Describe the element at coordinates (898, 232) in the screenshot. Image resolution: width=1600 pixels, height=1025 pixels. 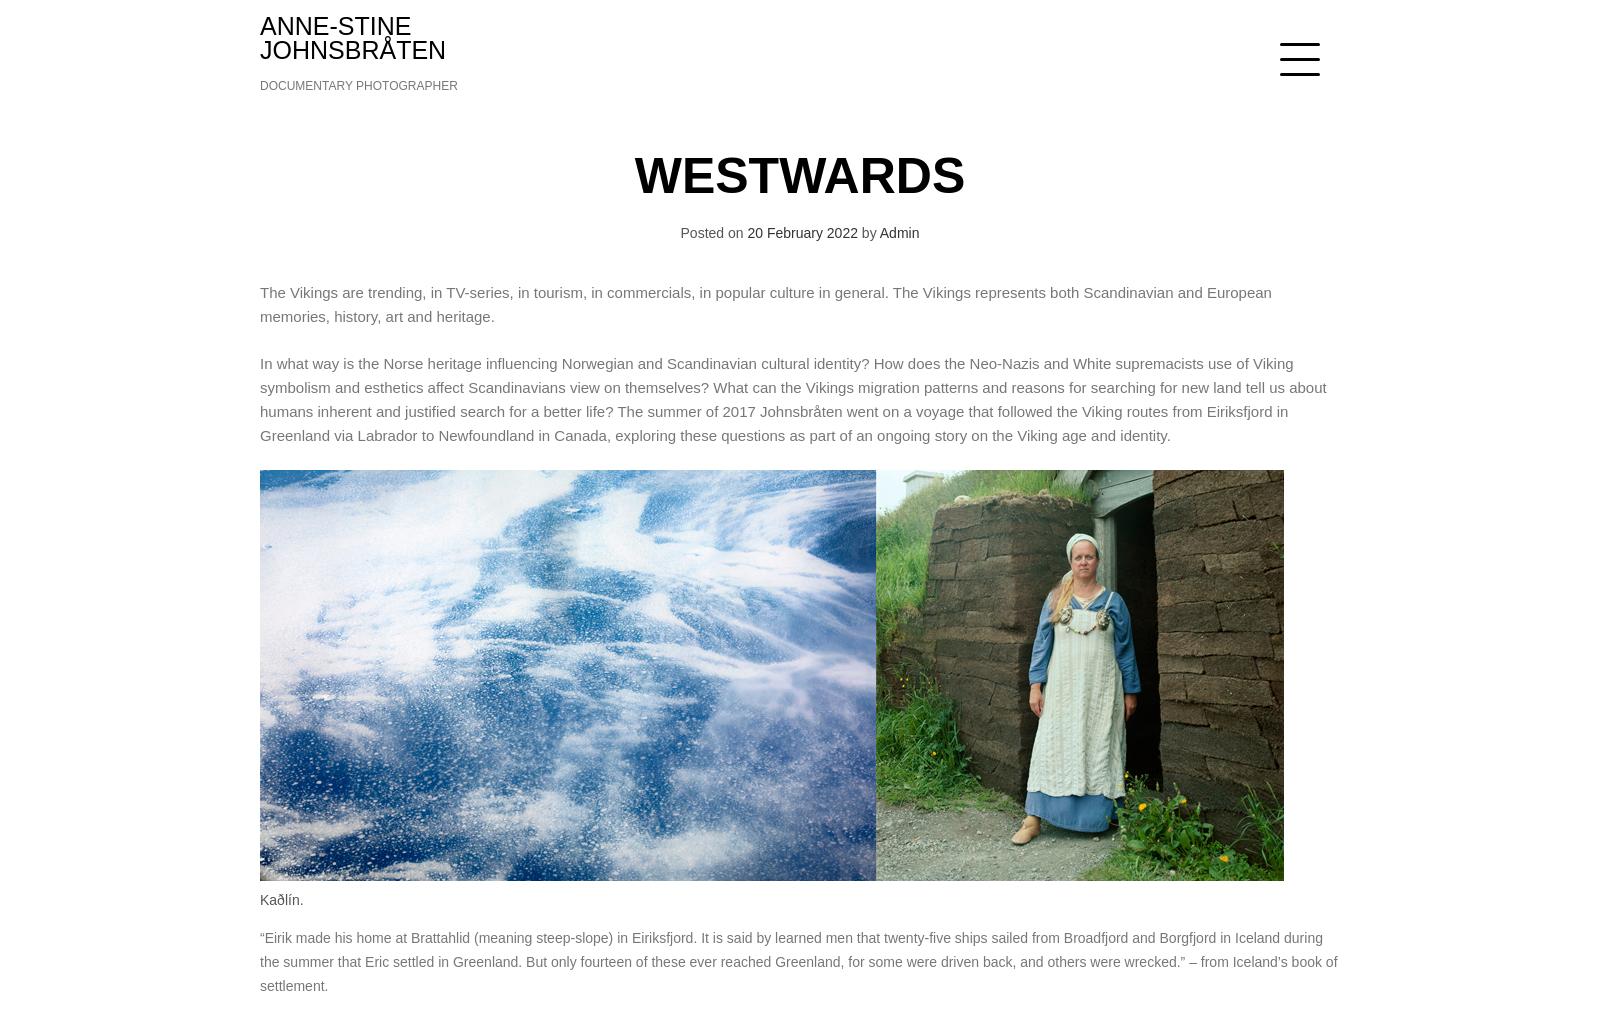
I see `'Admin'` at that location.